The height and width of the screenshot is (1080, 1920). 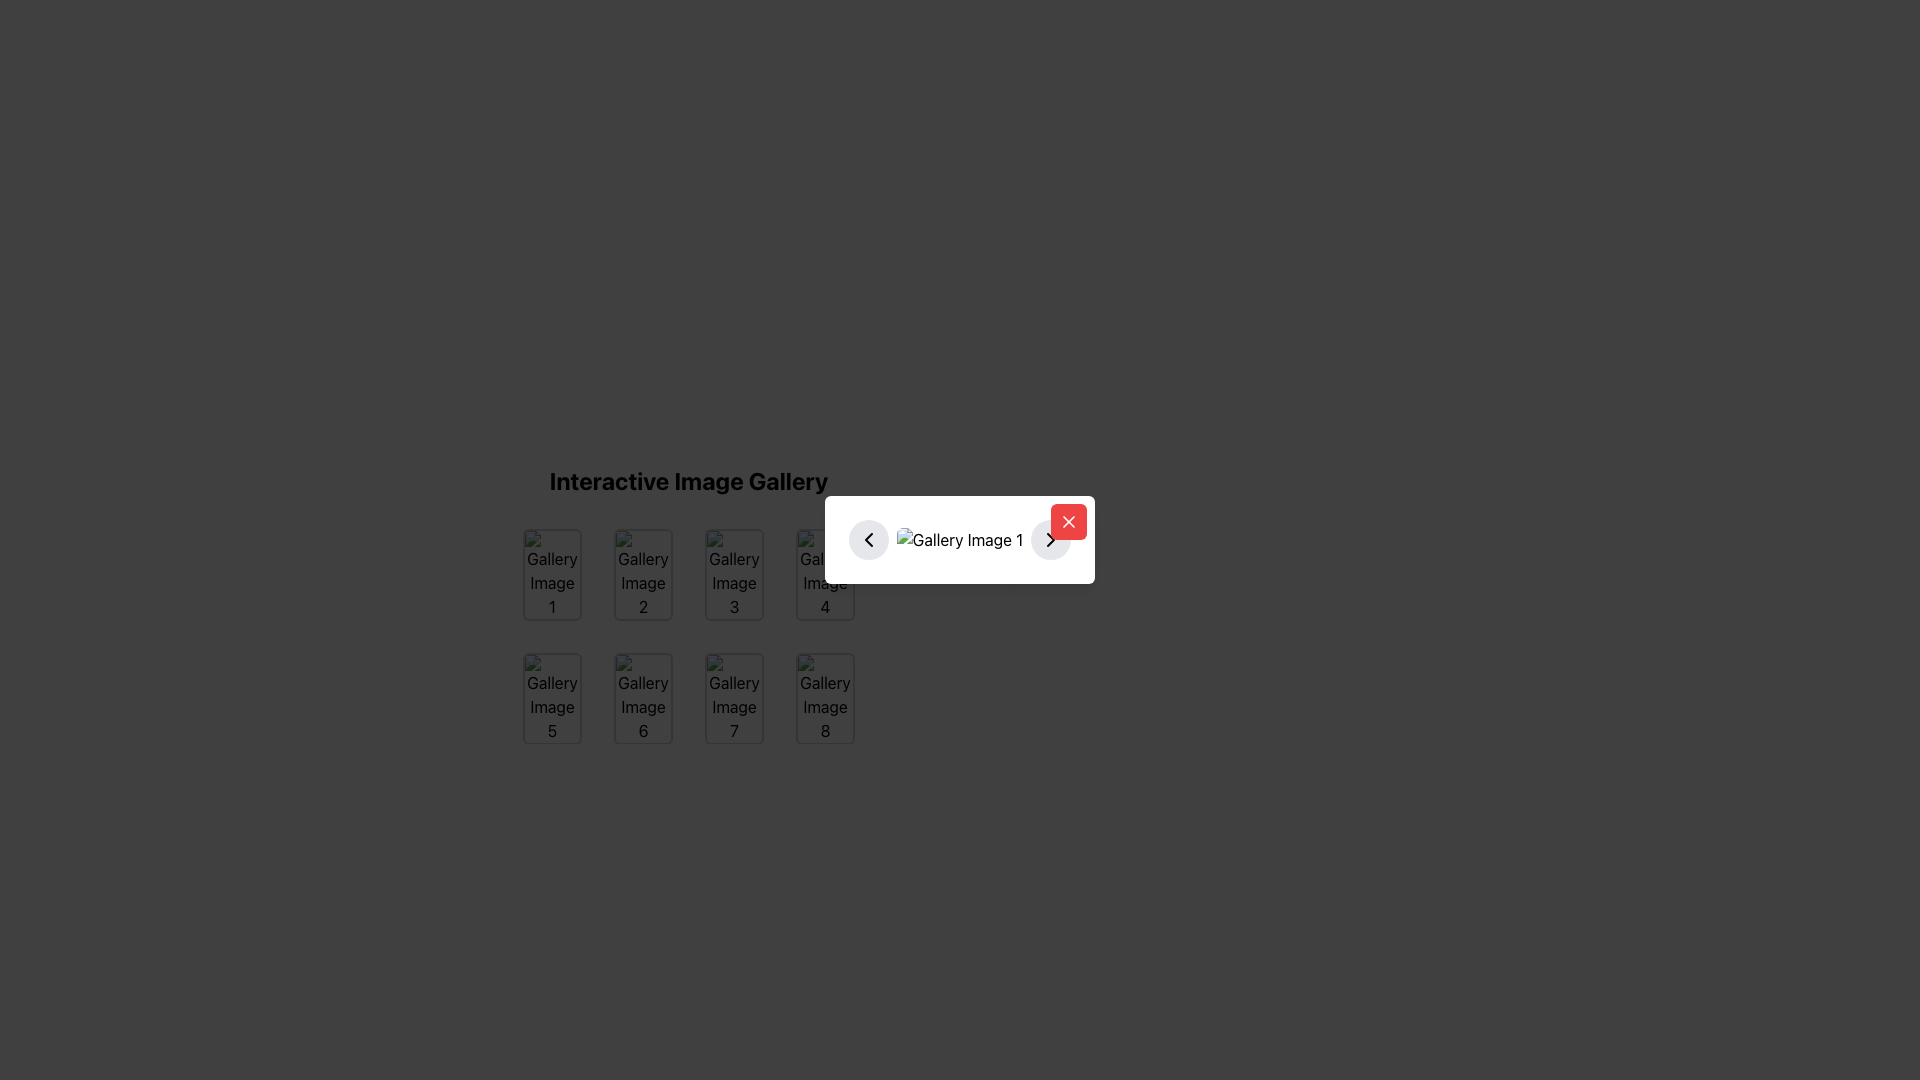 What do you see at coordinates (552, 574) in the screenshot?
I see `the first gallery image placeholder located in the top-left corner of the grid` at bounding box center [552, 574].